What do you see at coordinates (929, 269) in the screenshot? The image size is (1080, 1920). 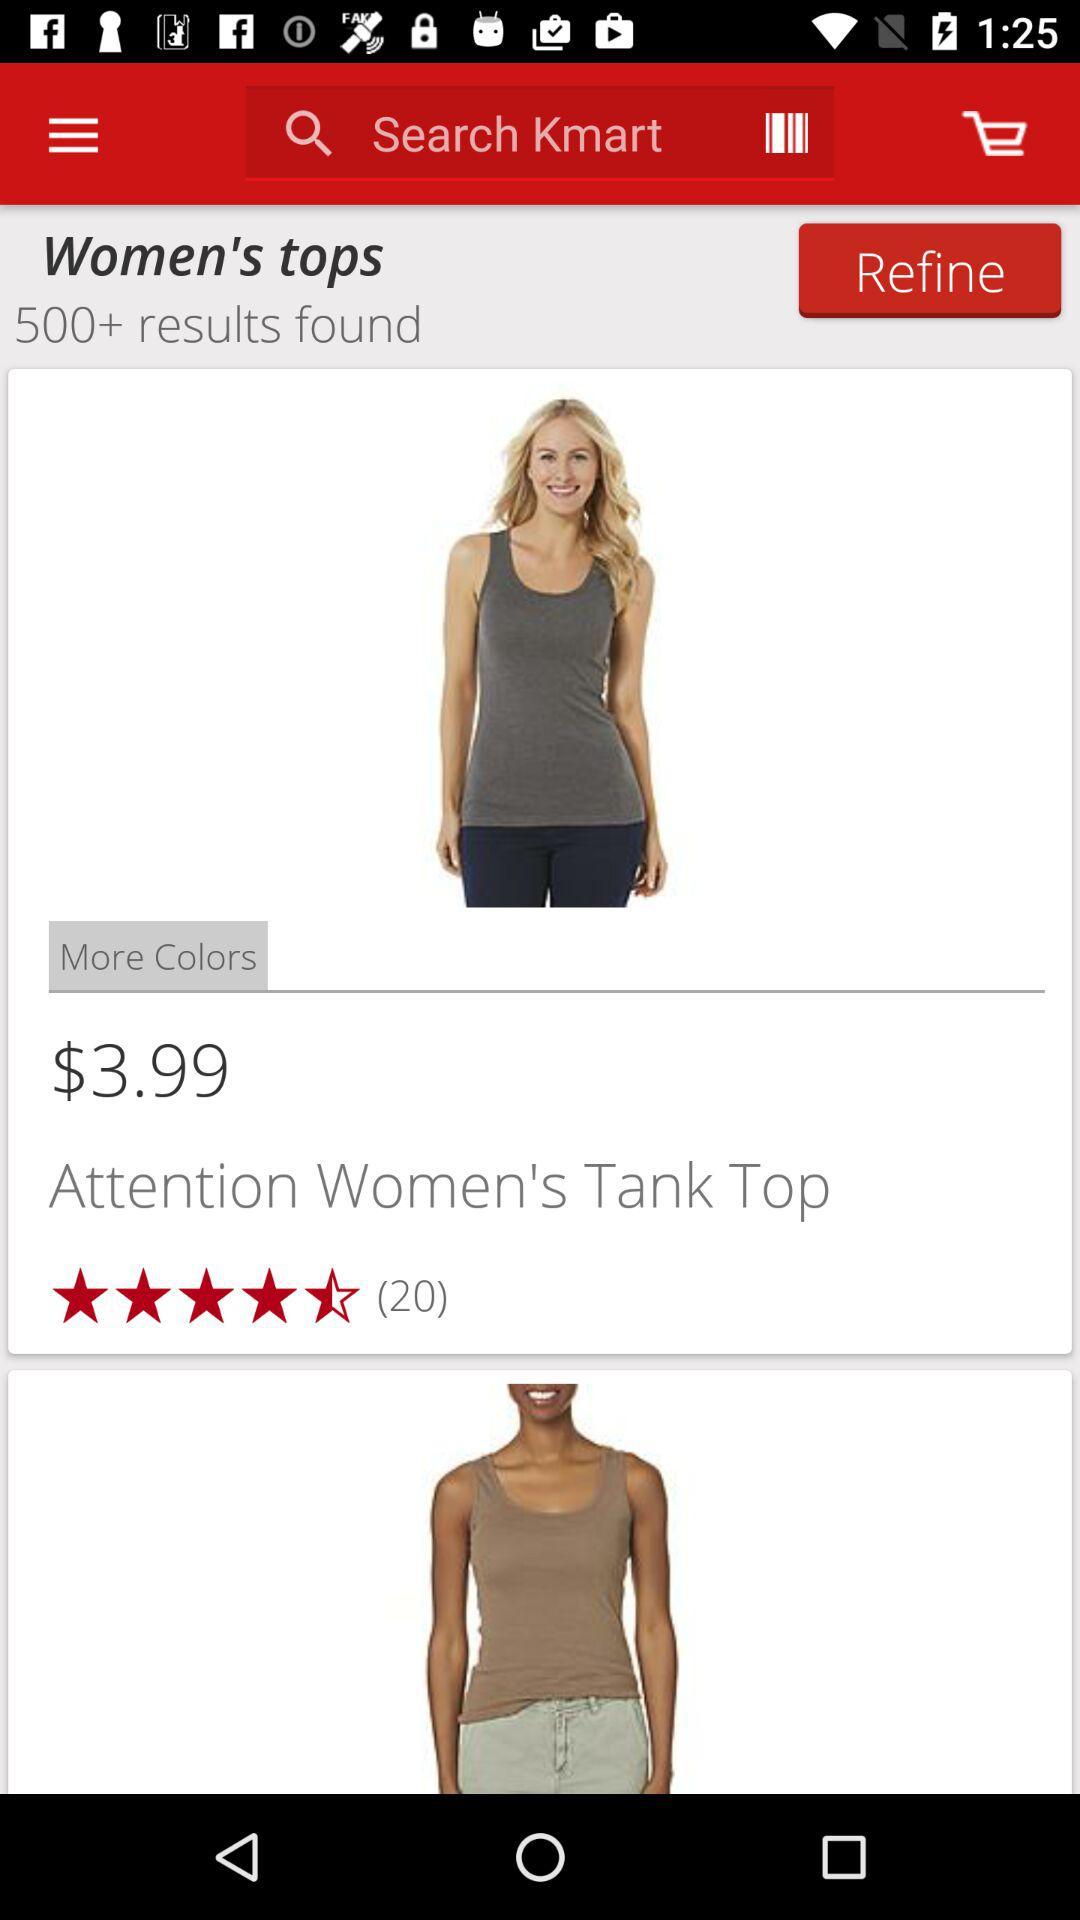 I see `item next to  women's tops icon` at bounding box center [929, 269].